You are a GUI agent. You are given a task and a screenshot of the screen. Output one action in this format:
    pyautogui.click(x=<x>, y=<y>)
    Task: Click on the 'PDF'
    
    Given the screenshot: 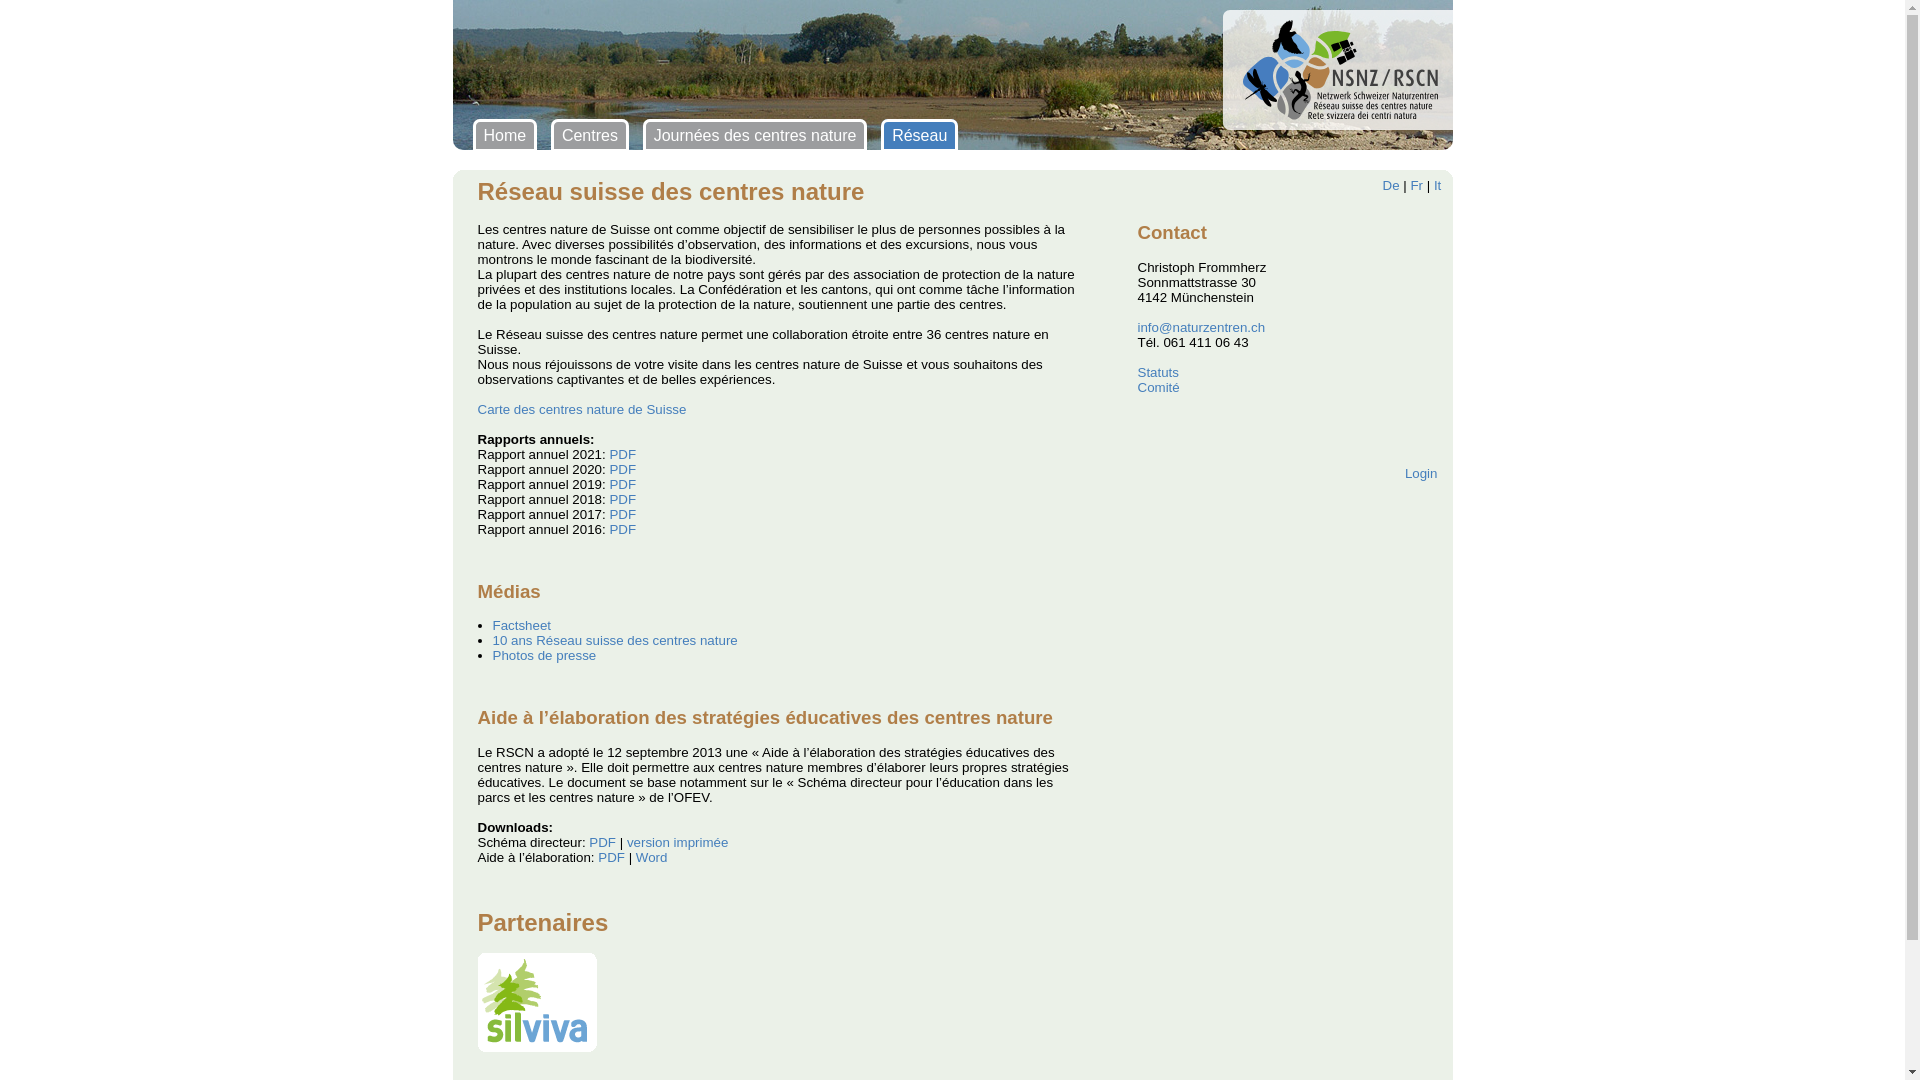 What is the action you would take?
    pyautogui.click(x=621, y=528)
    